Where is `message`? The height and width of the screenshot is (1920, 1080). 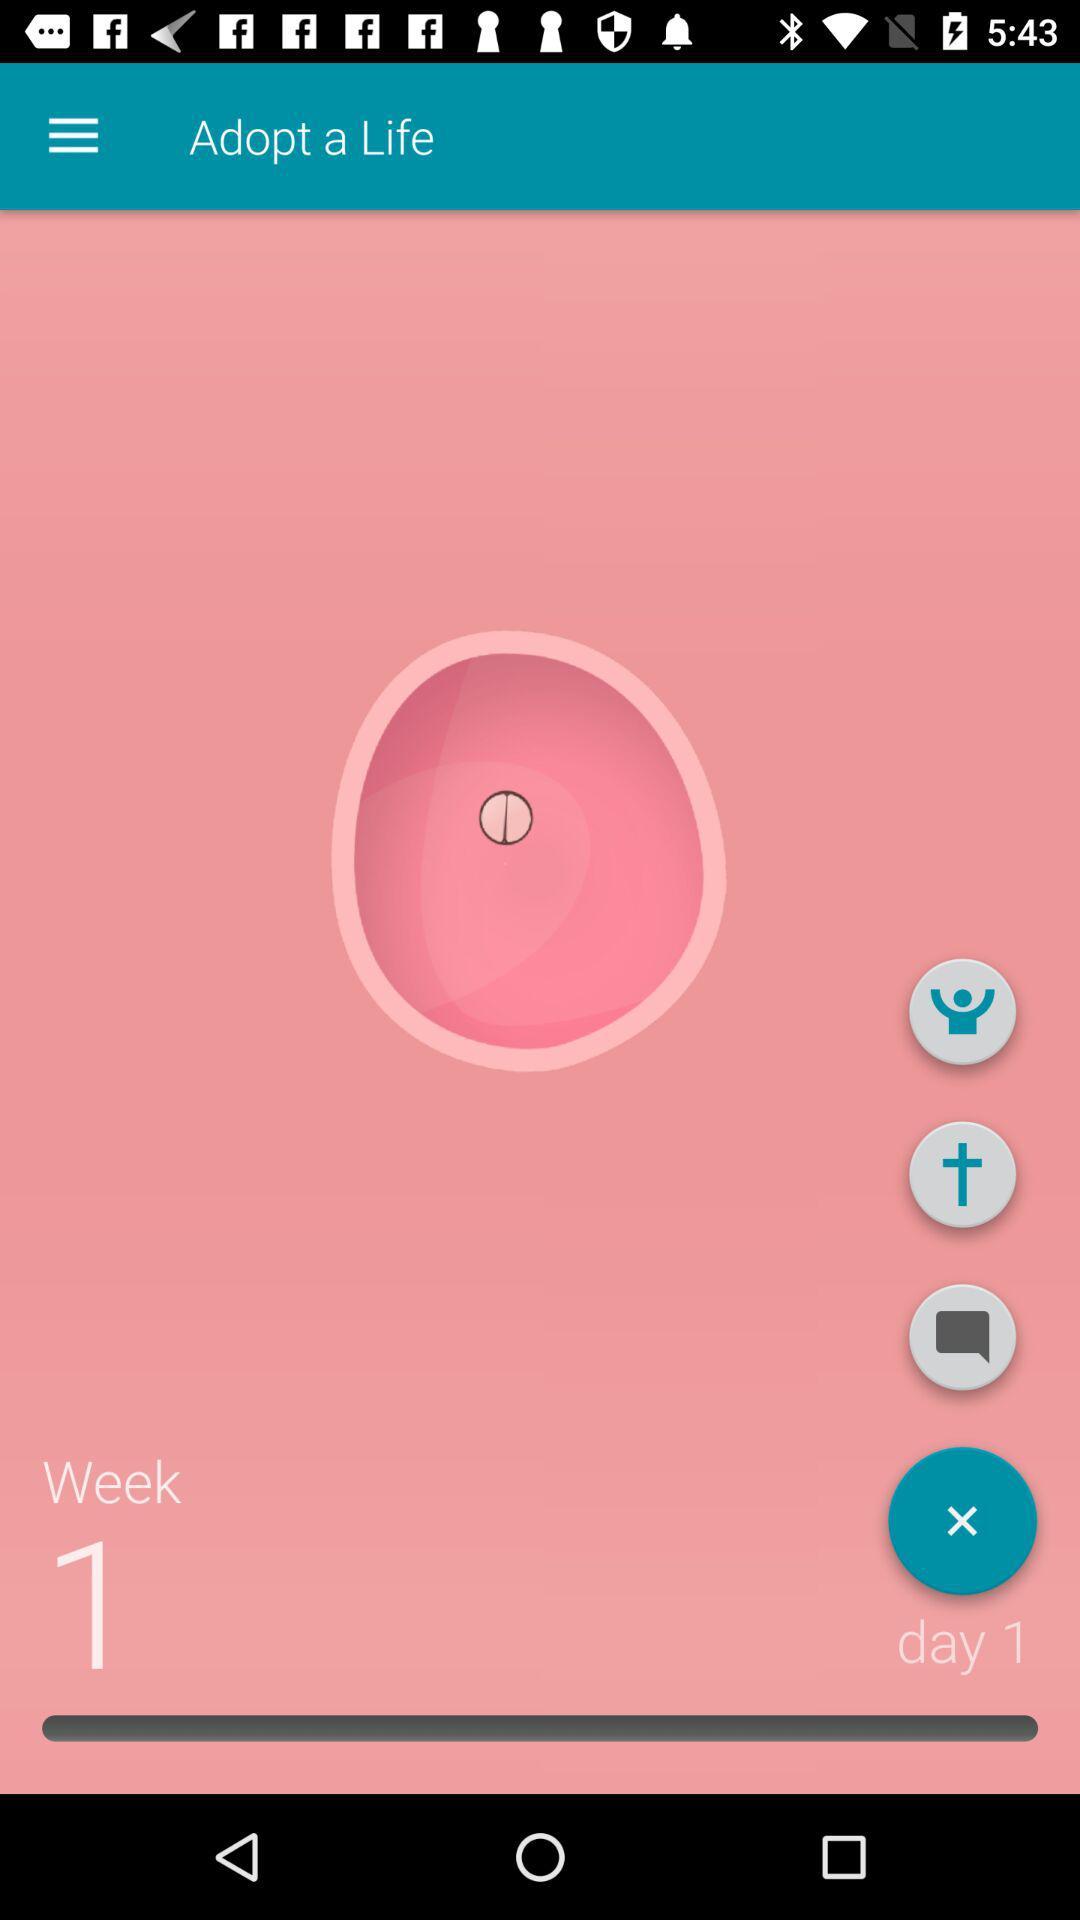
message is located at coordinates (961, 1345).